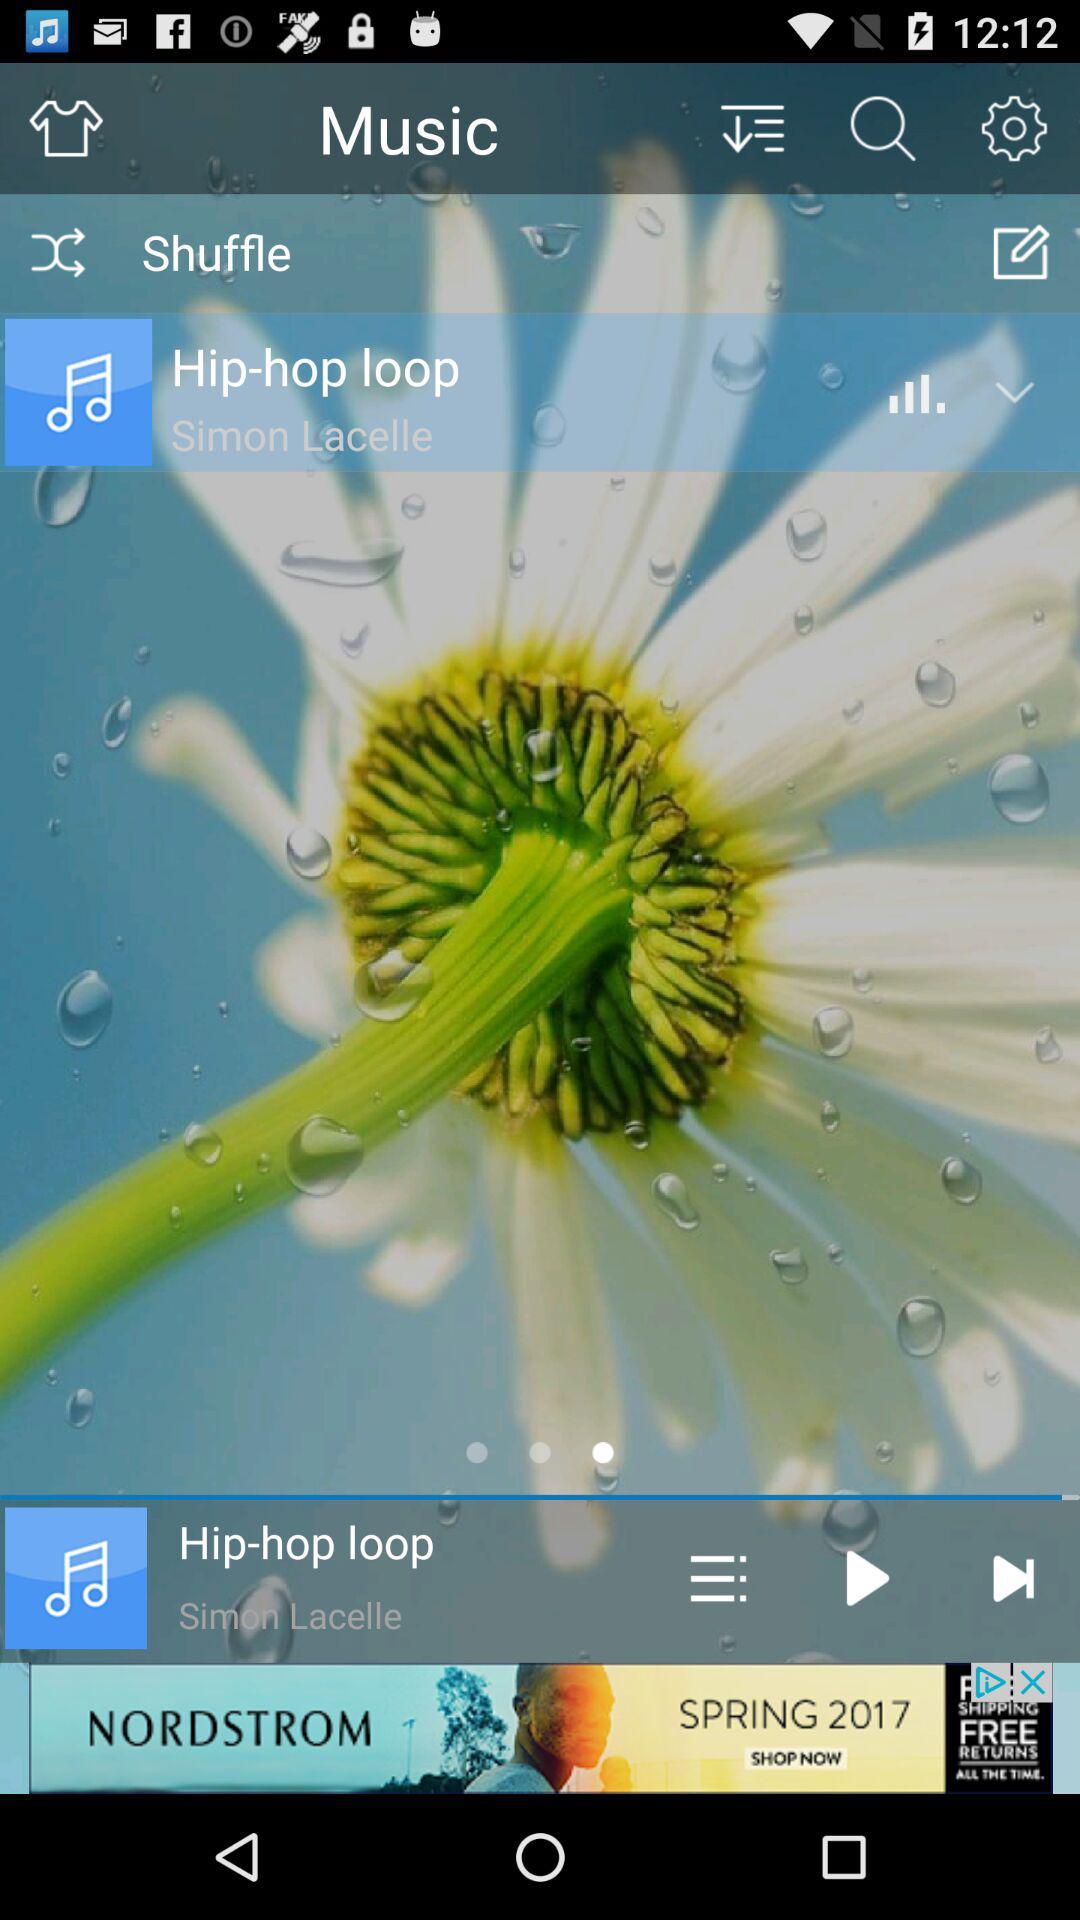 This screenshot has width=1080, height=1920. Describe the element at coordinates (1012, 1688) in the screenshot. I see `the skip_next icon` at that location.